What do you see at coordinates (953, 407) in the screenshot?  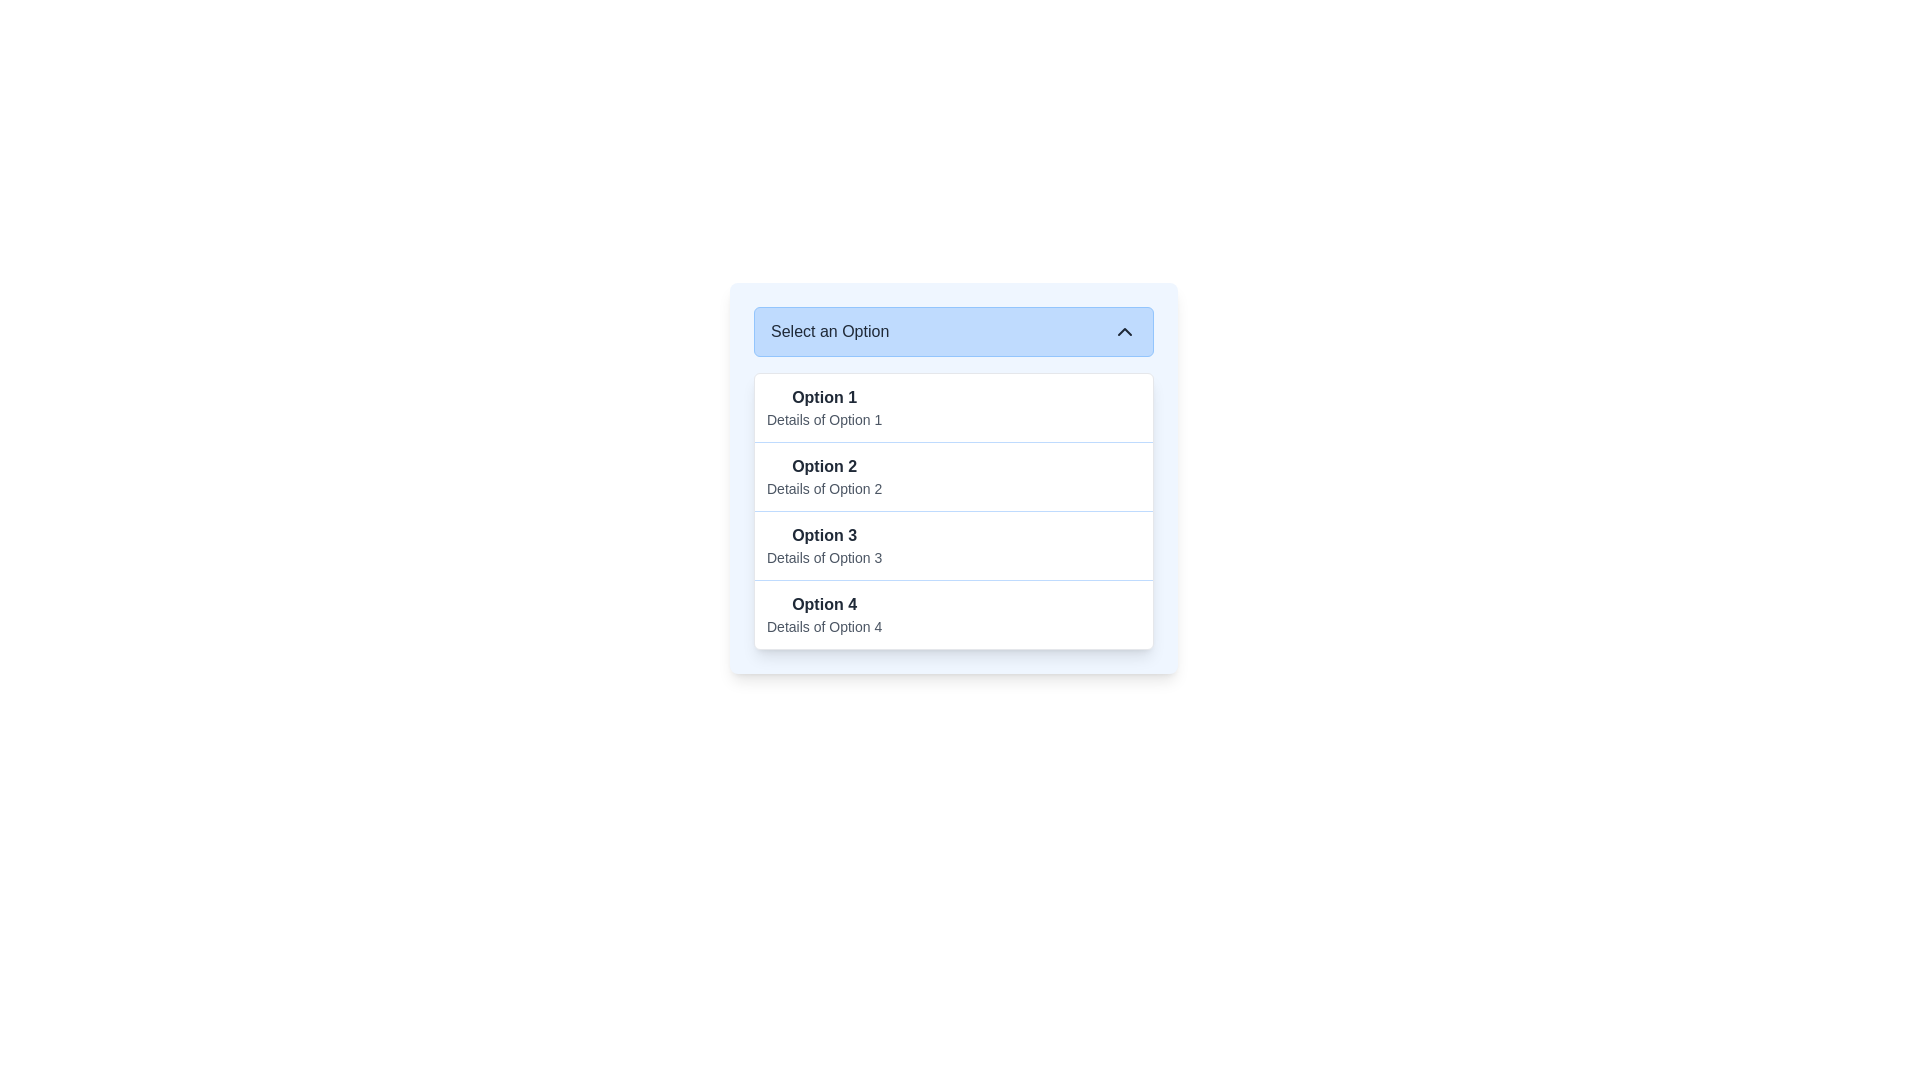 I see `the first selectable option in the dropdown menu labeled 'Select an Option'` at bounding box center [953, 407].